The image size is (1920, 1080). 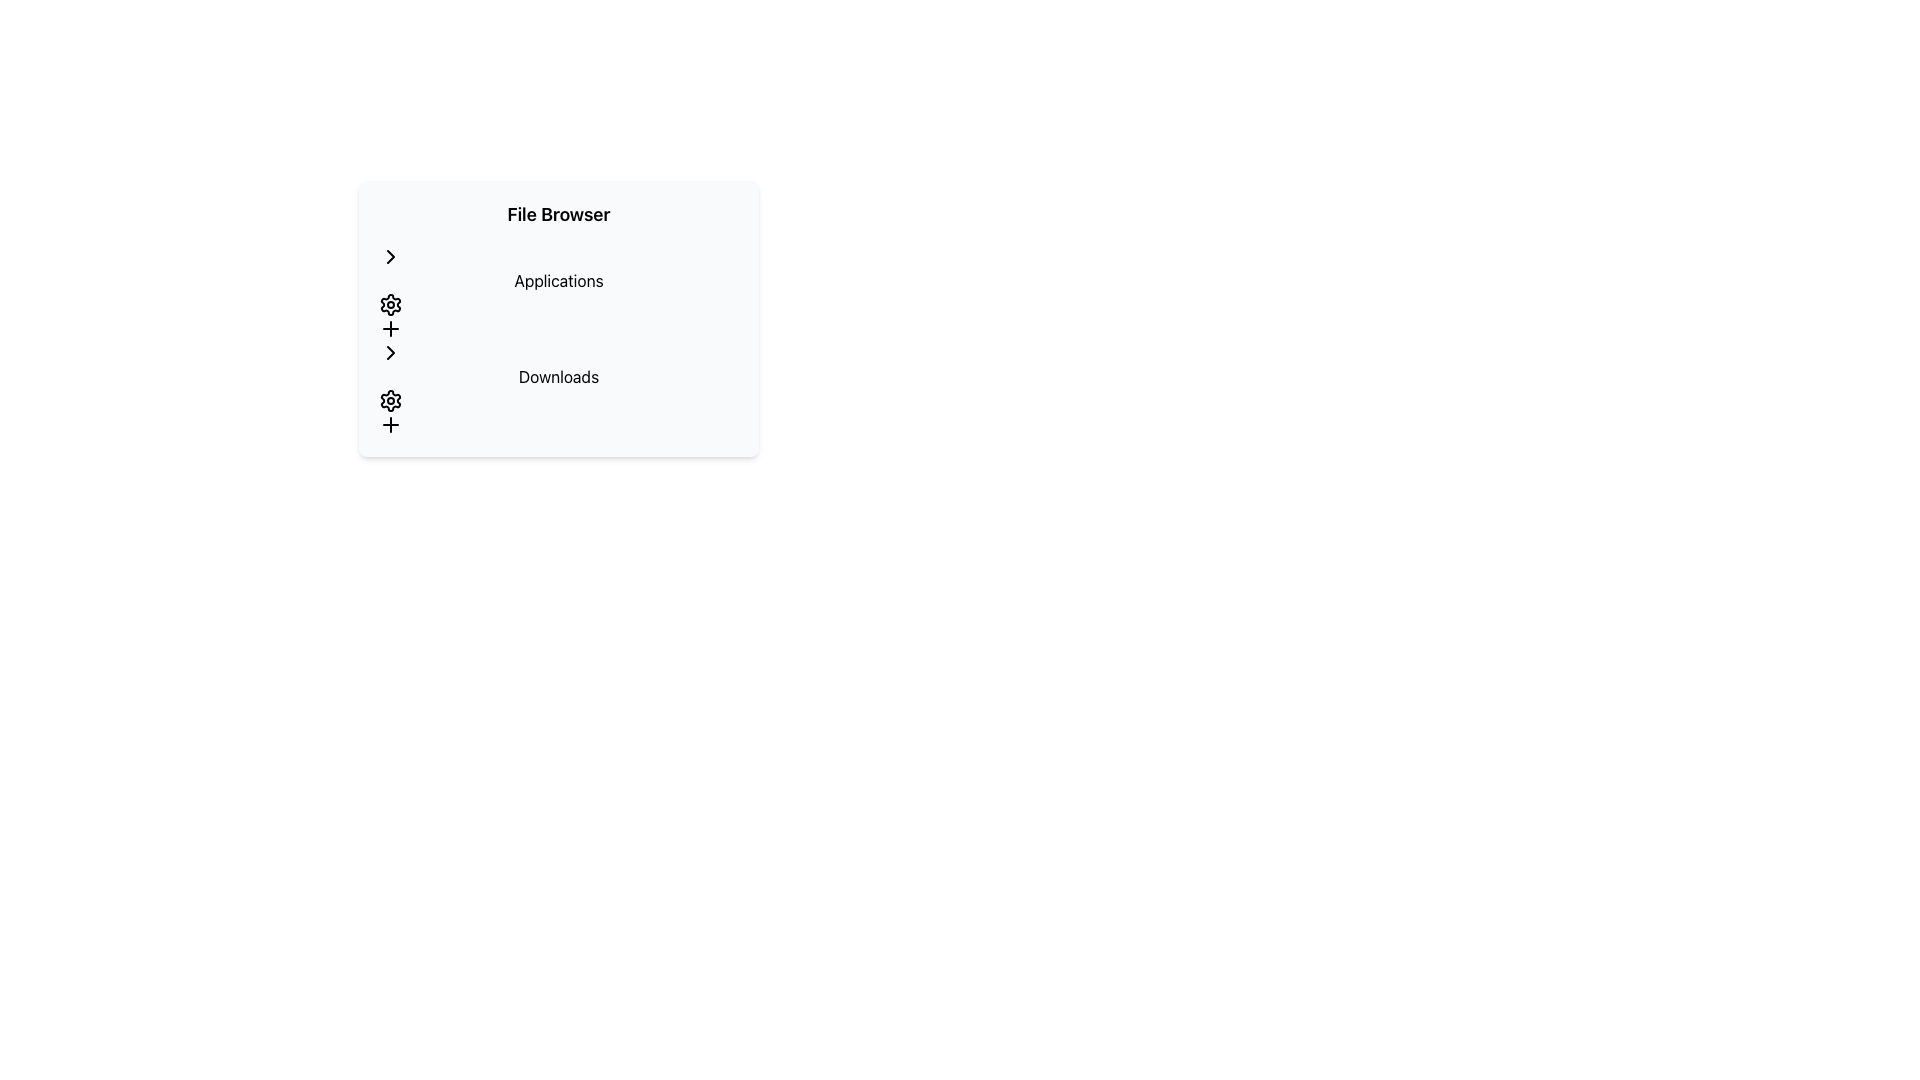 I want to click on the plus icon styled as an outlined cross located in the third row of the left vertical icon list, so click(x=390, y=327).